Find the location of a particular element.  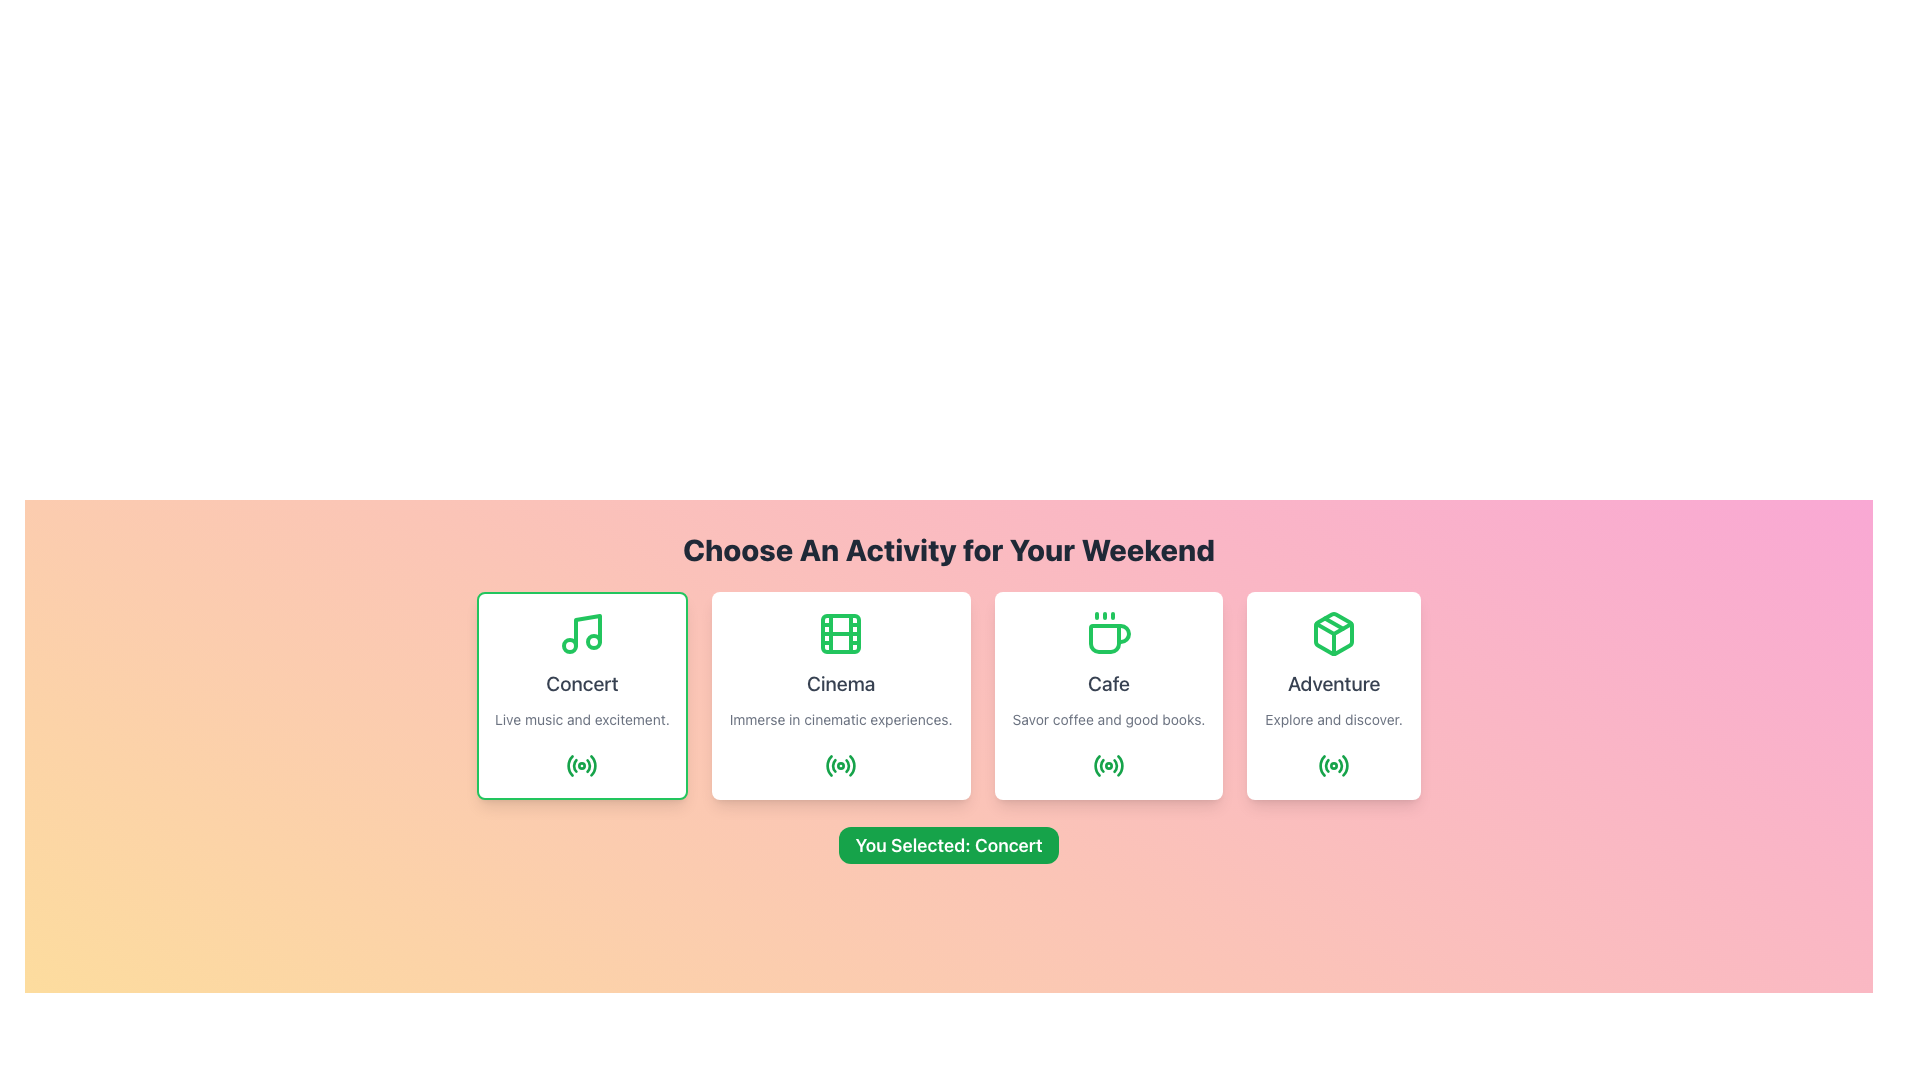

the decorative circle component of the musical note icon located in the first card from the left in the 'Choose An Activity for Your Weekend' section is located at coordinates (569, 645).